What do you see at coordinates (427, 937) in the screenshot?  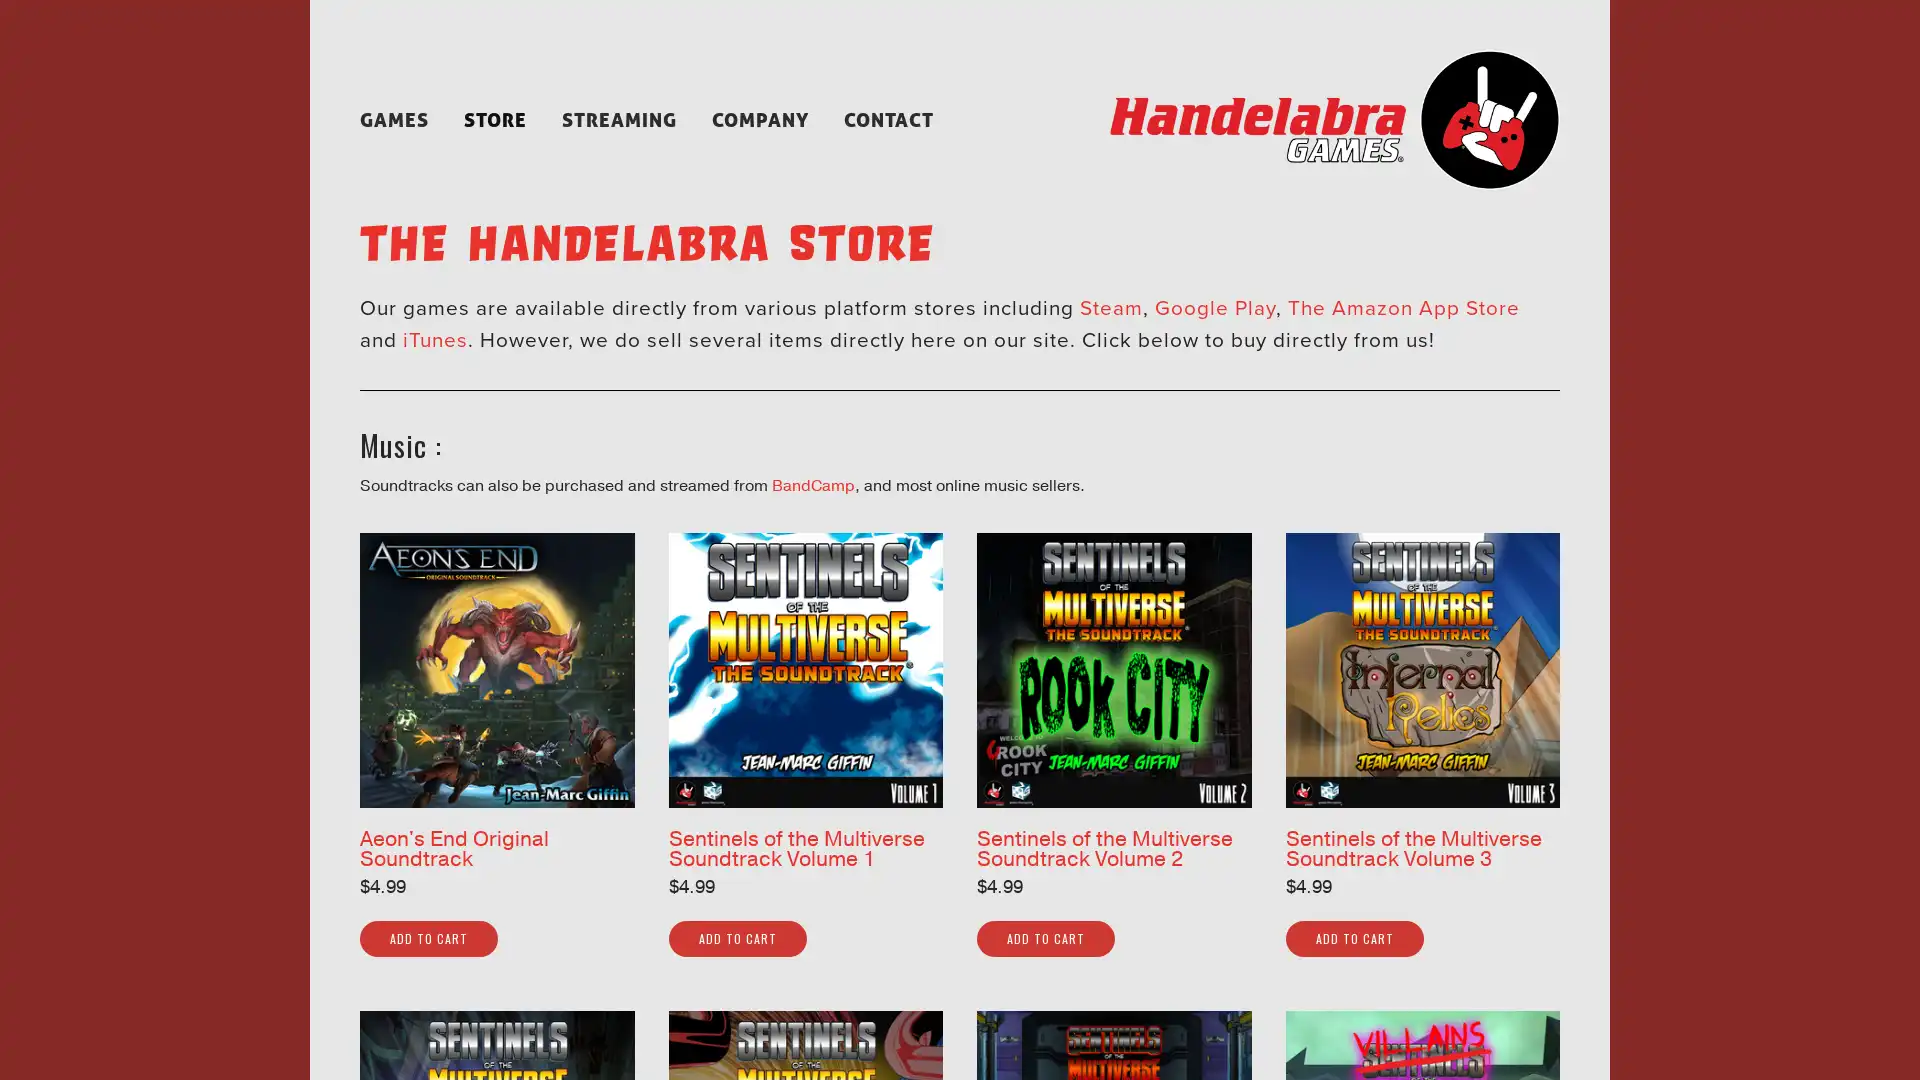 I see `ADD TO CART` at bounding box center [427, 937].